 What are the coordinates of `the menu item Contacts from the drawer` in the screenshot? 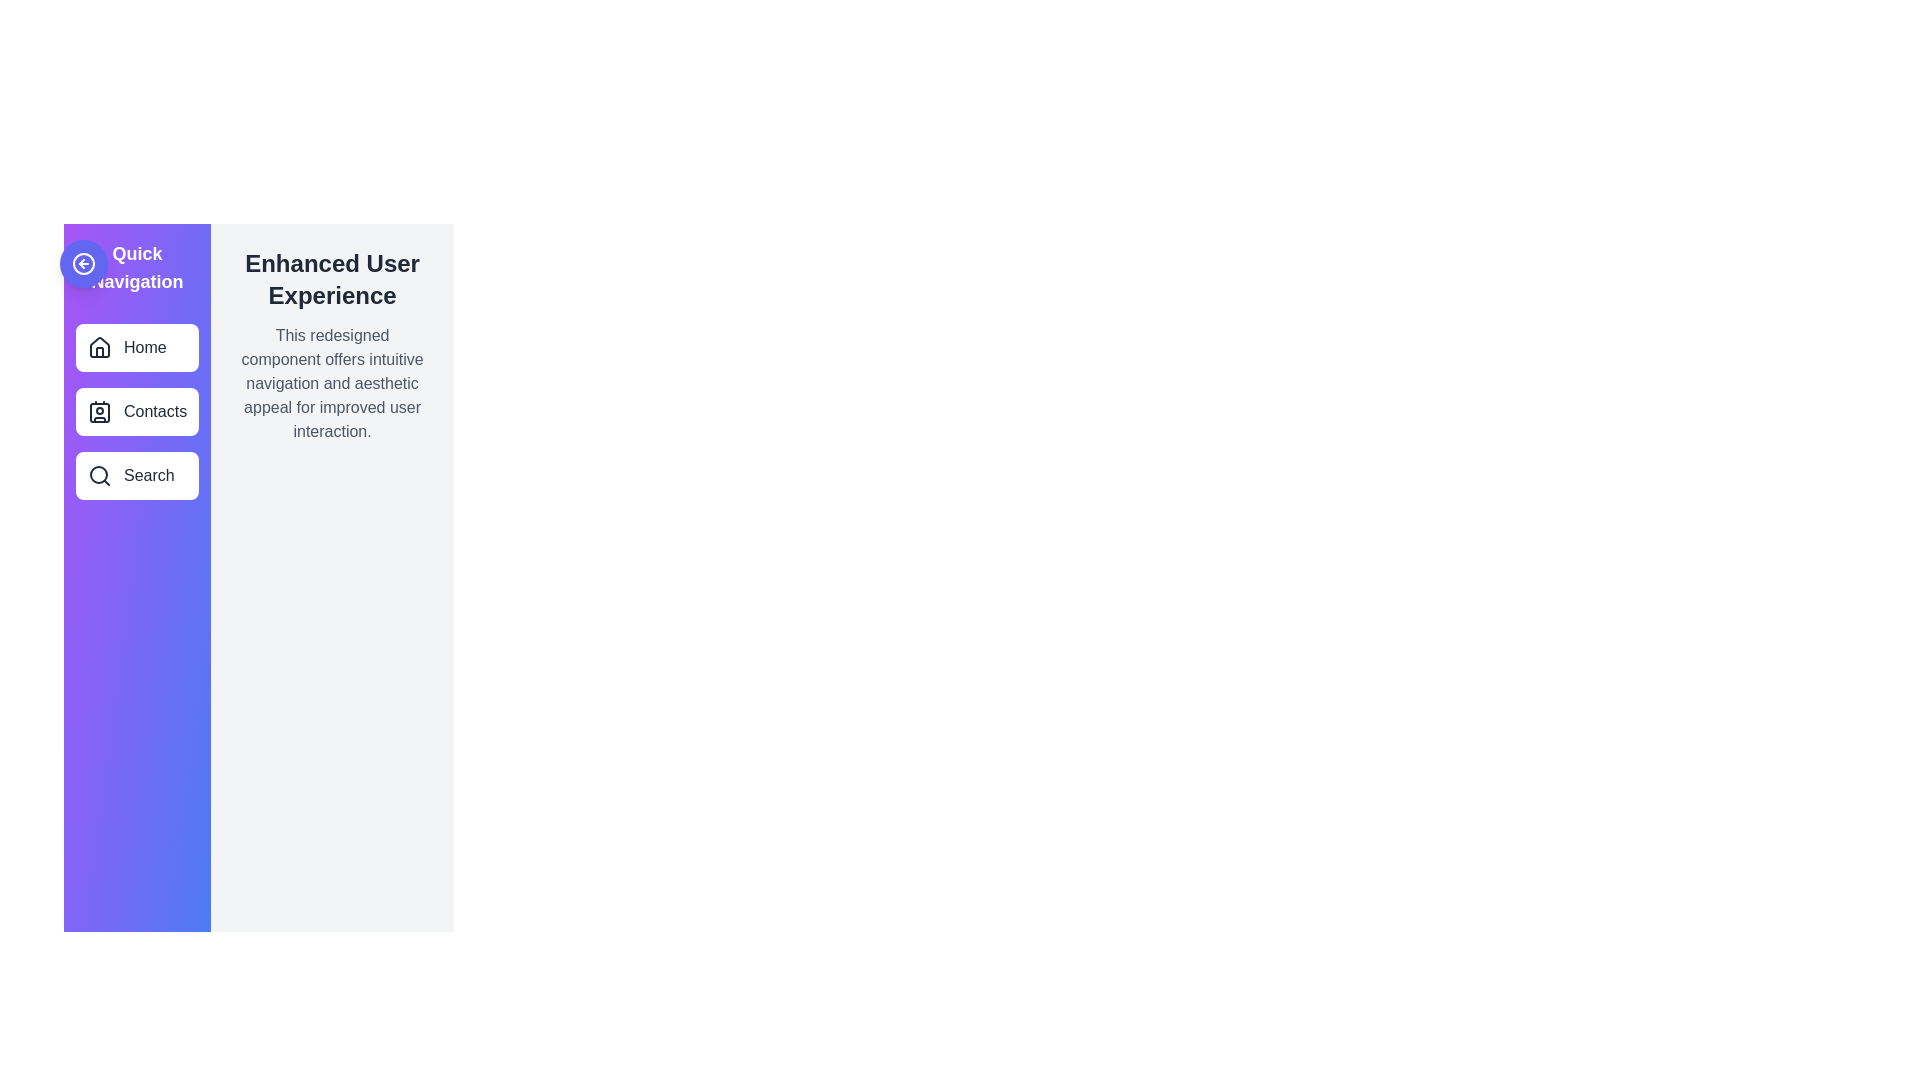 It's located at (136, 411).